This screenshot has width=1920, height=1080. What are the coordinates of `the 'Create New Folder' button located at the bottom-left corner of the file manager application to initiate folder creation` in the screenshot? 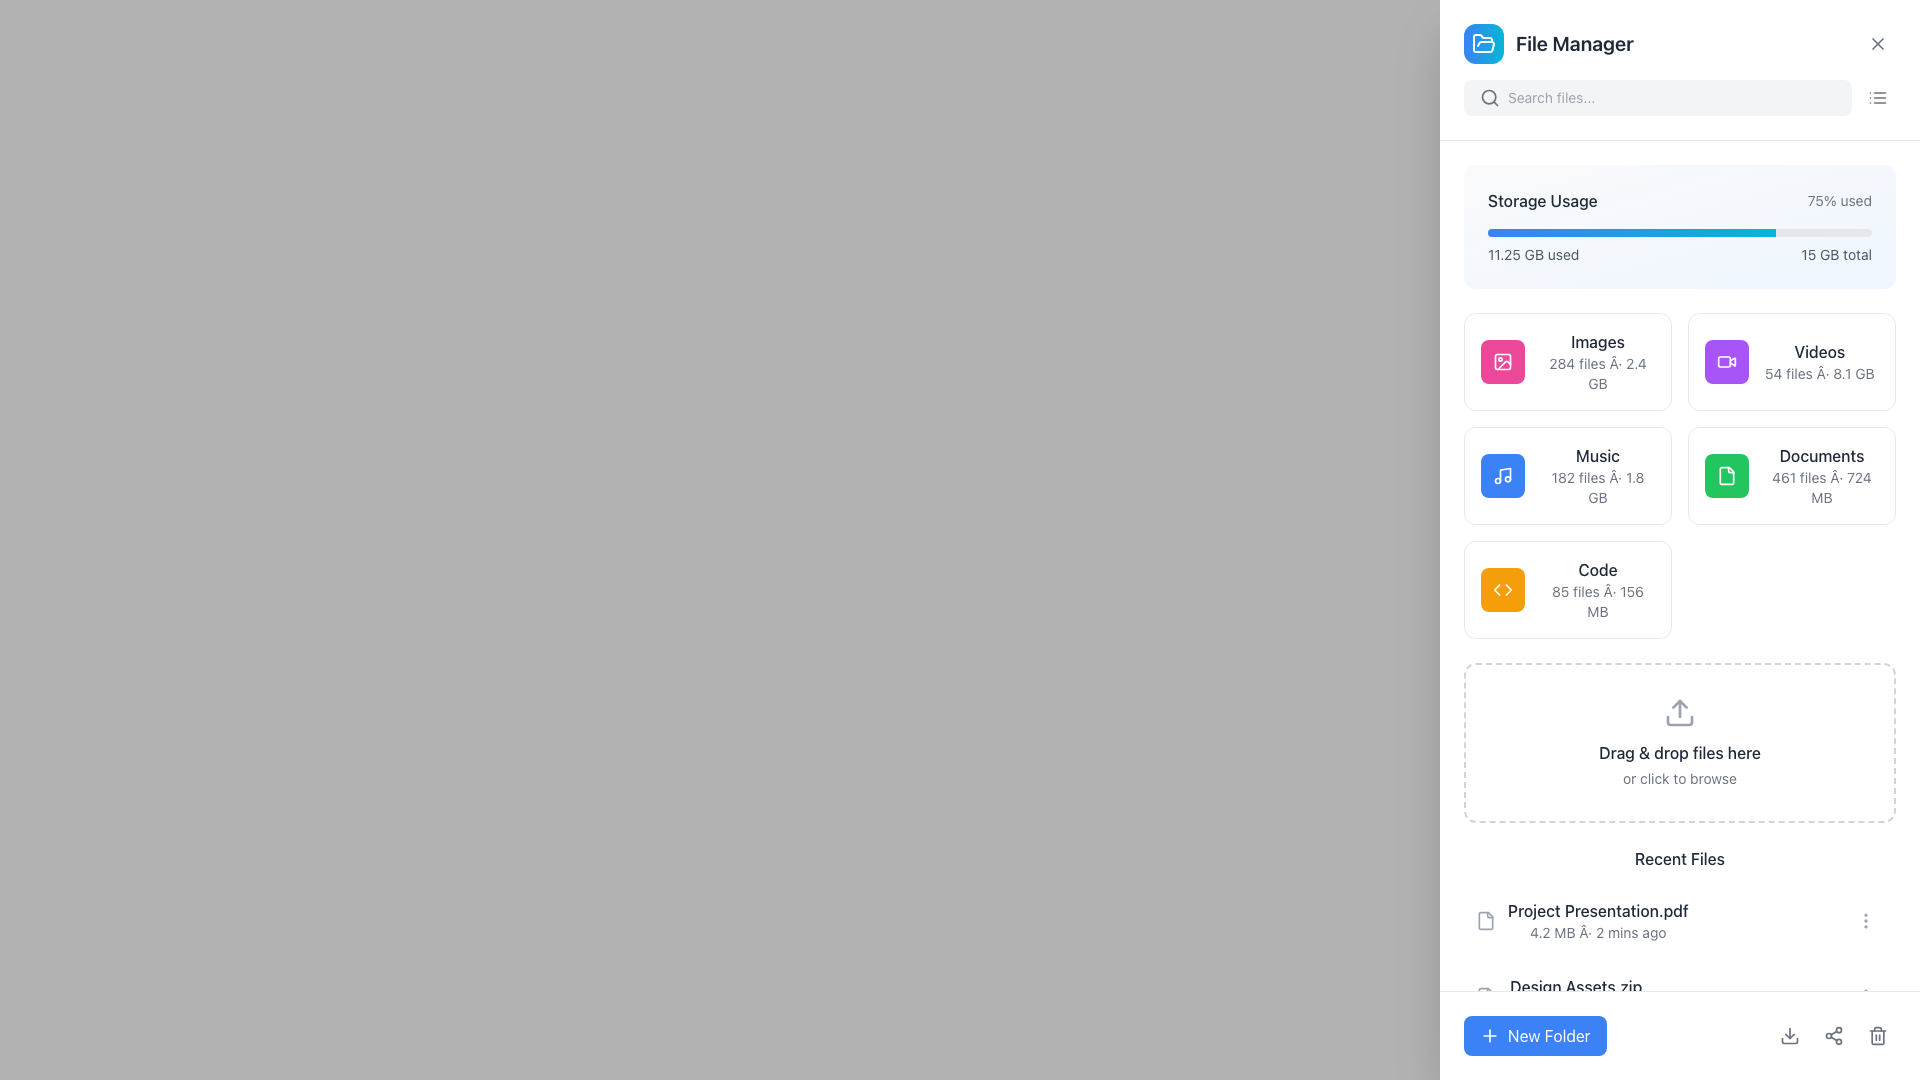 It's located at (1534, 1035).